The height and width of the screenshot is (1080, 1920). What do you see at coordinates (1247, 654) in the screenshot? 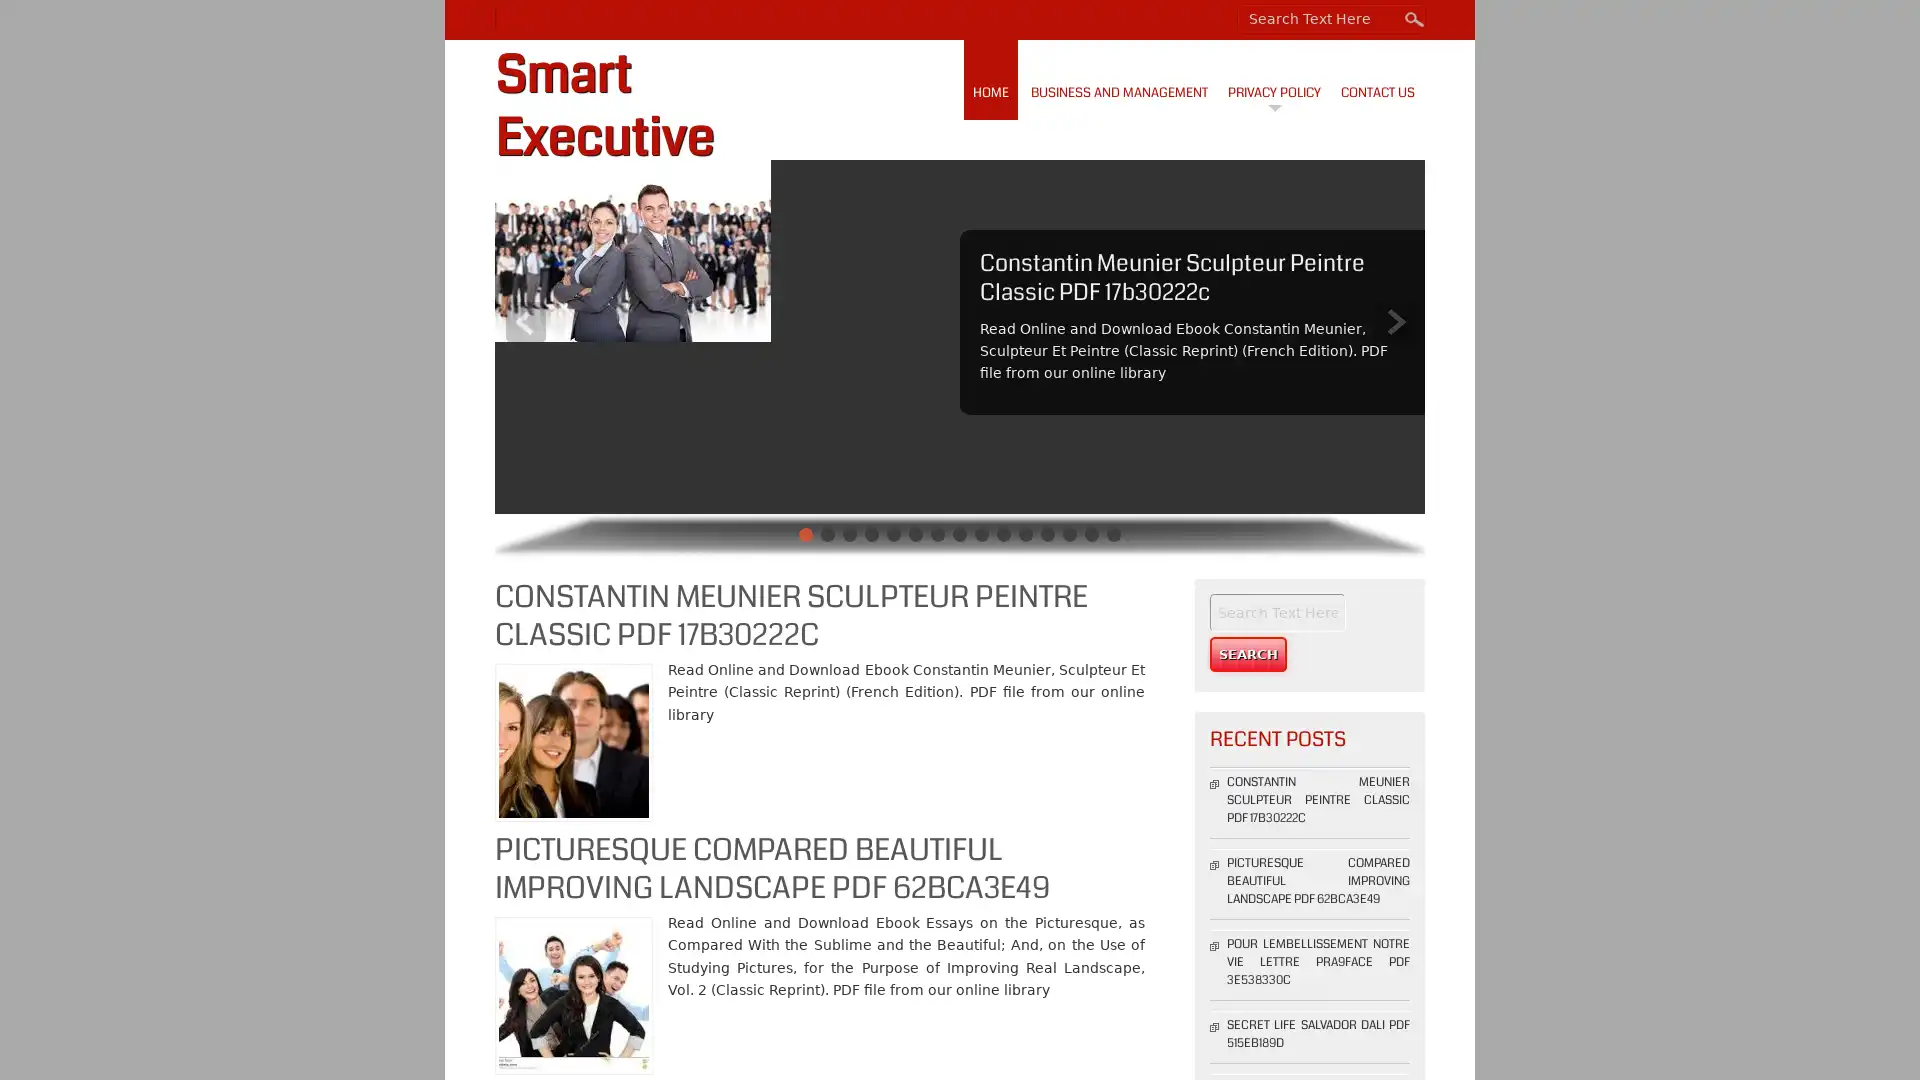
I see `Search` at bounding box center [1247, 654].